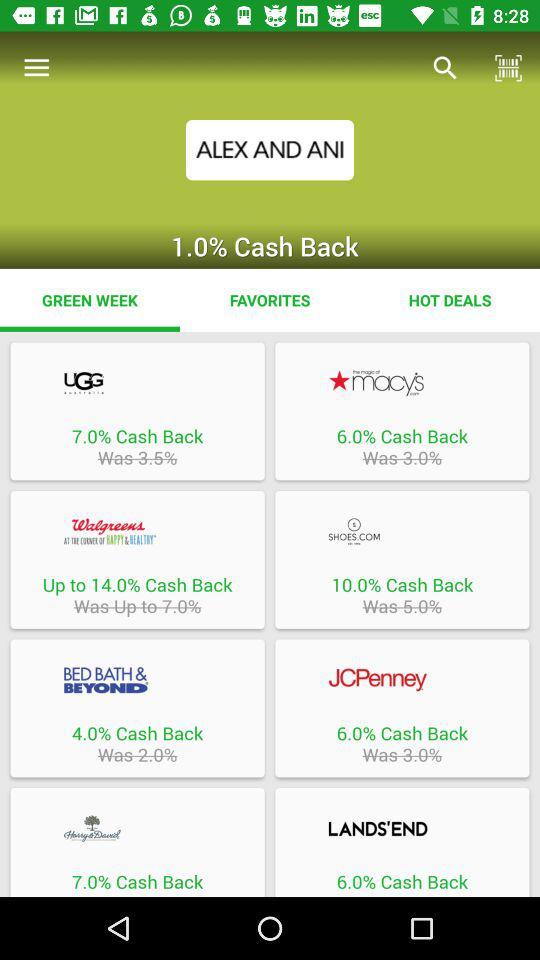  Describe the element at coordinates (136, 680) in the screenshot. I see `open new page` at that location.